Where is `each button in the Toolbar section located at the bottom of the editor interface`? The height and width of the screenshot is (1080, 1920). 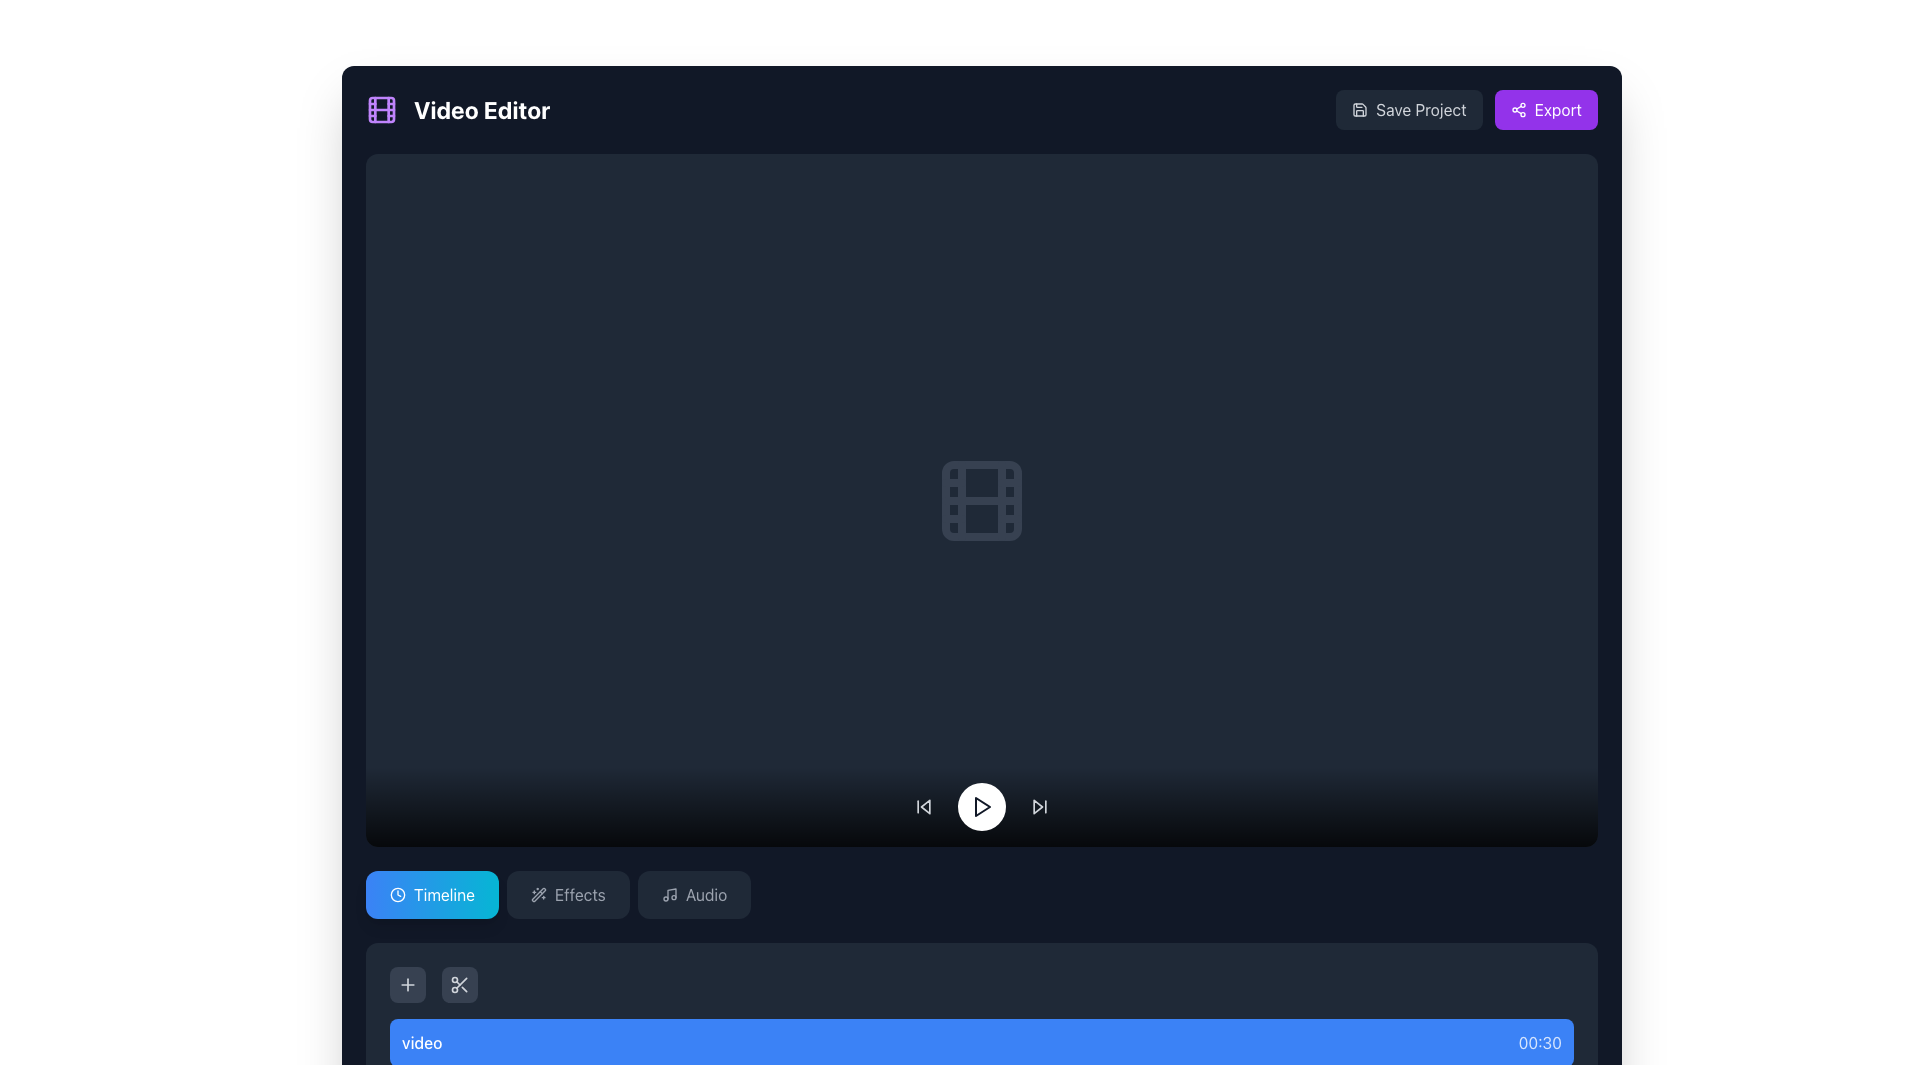 each button in the Toolbar section located at the bottom of the editor interface is located at coordinates (982, 983).